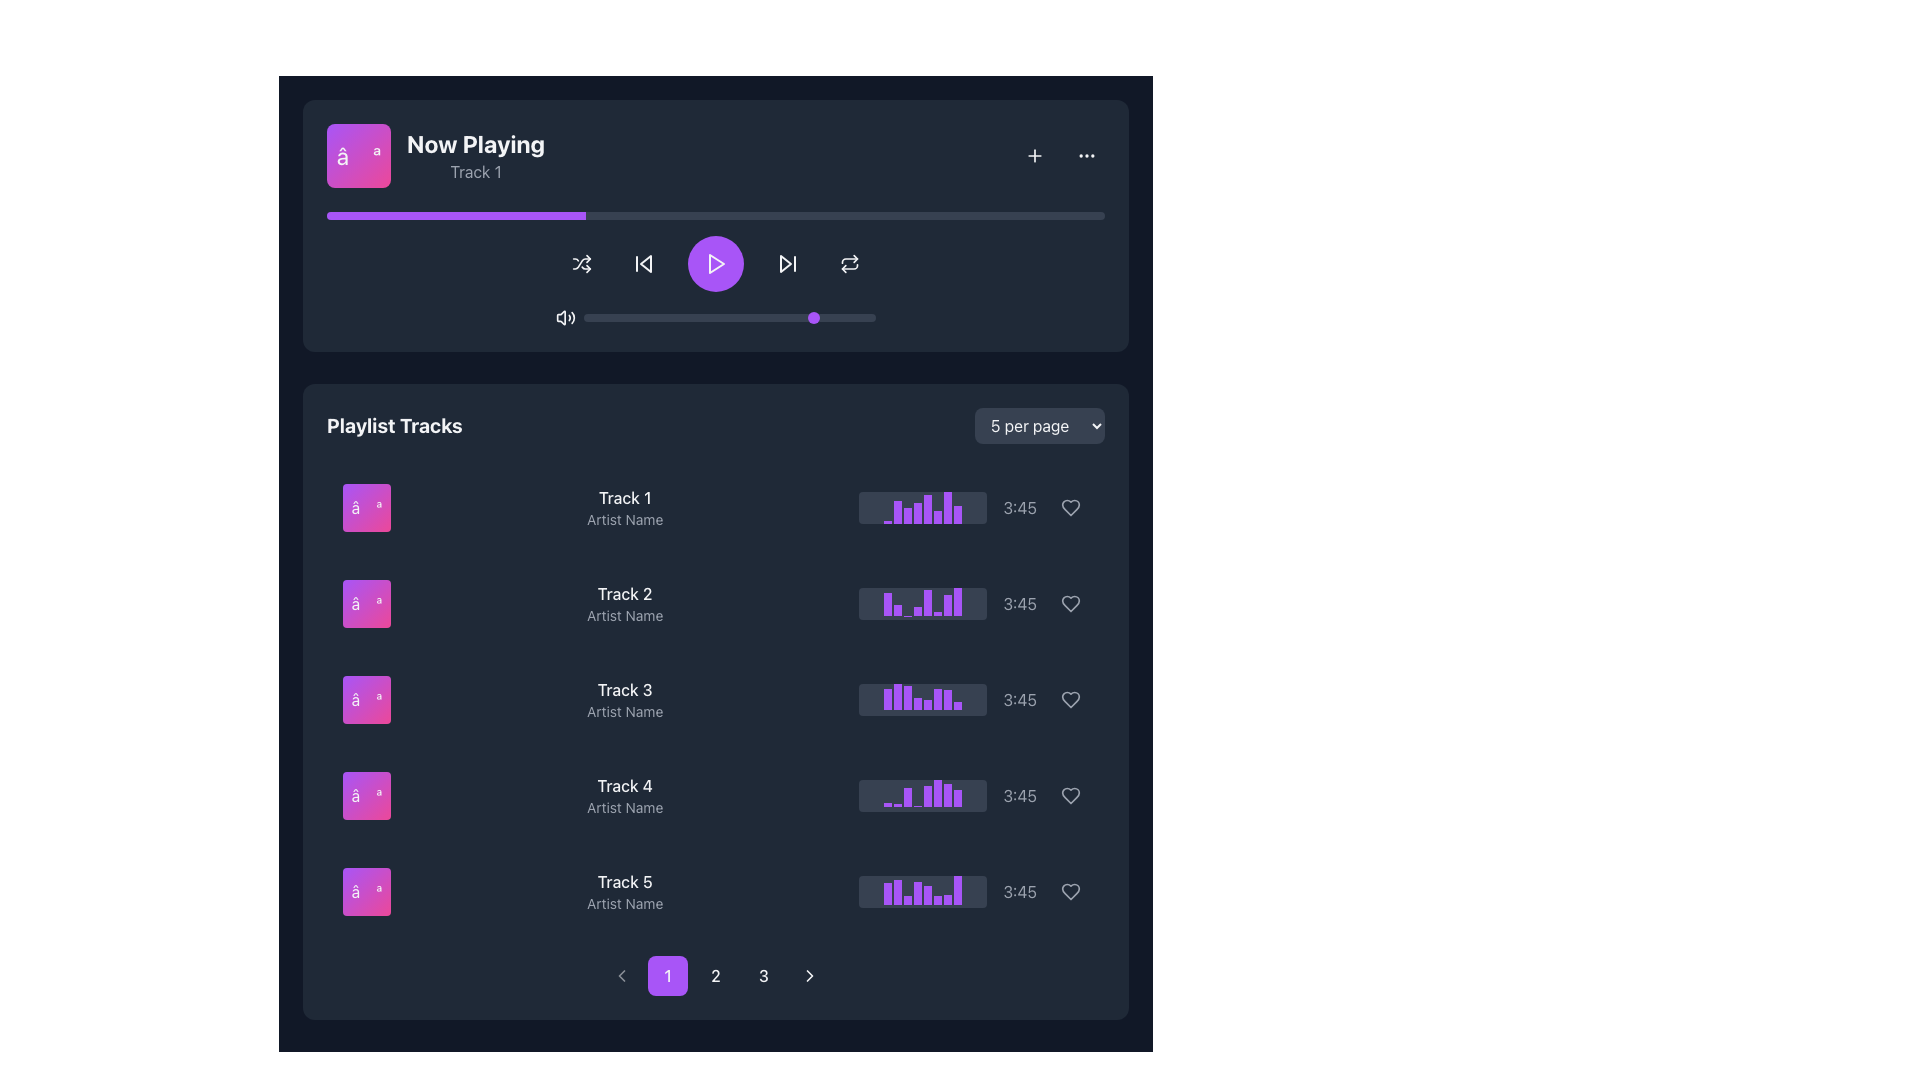 This screenshot has height=1080, width=1920. I want to click on the last (8th) purple bar in the 'Track 3' row of the 'Playlist Tracks' section, which represents a data point in a graphical visualization, so click(957, 704).